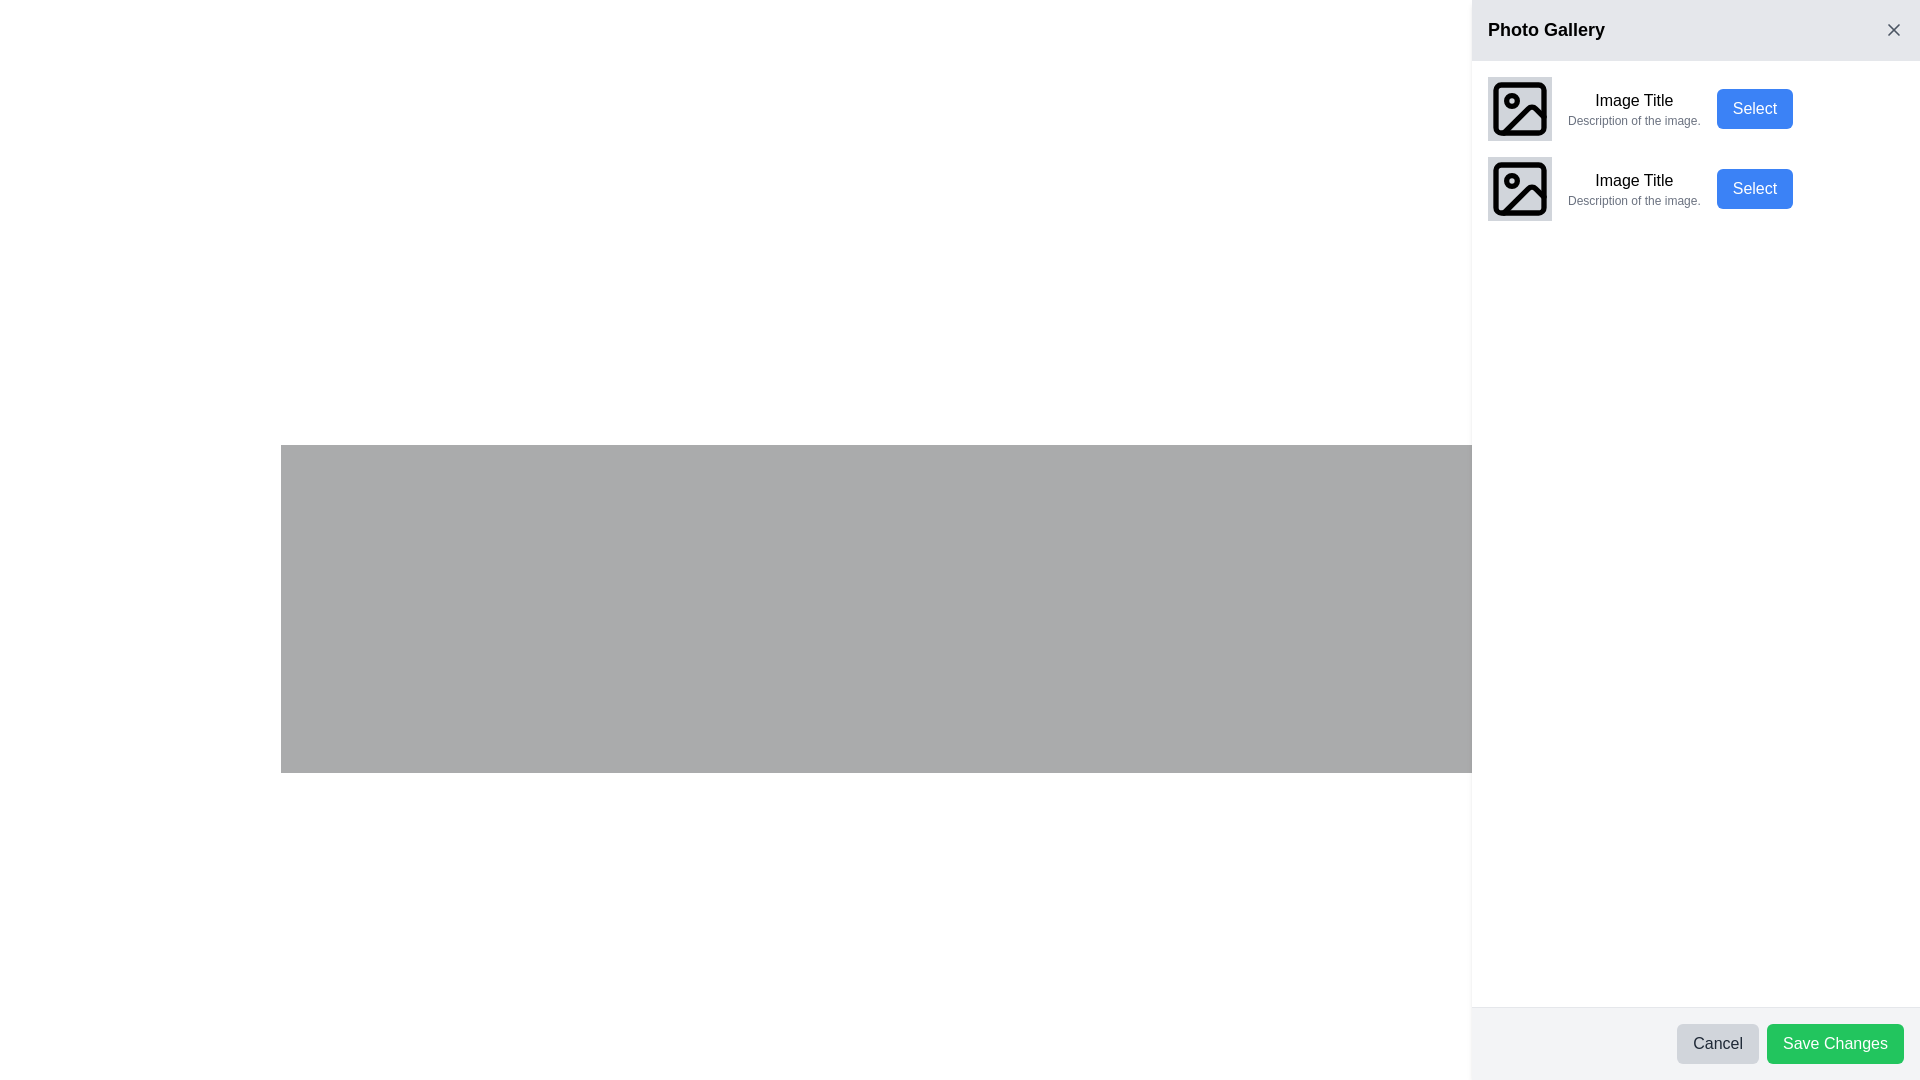 This screenshot has width=1920, height=1080. What do you see at coordinates (1512, 181) in the screenshot?
I see `the graphical point or circular ornament located towards the center-left of the image icon` at bounding box center [1512, 181].